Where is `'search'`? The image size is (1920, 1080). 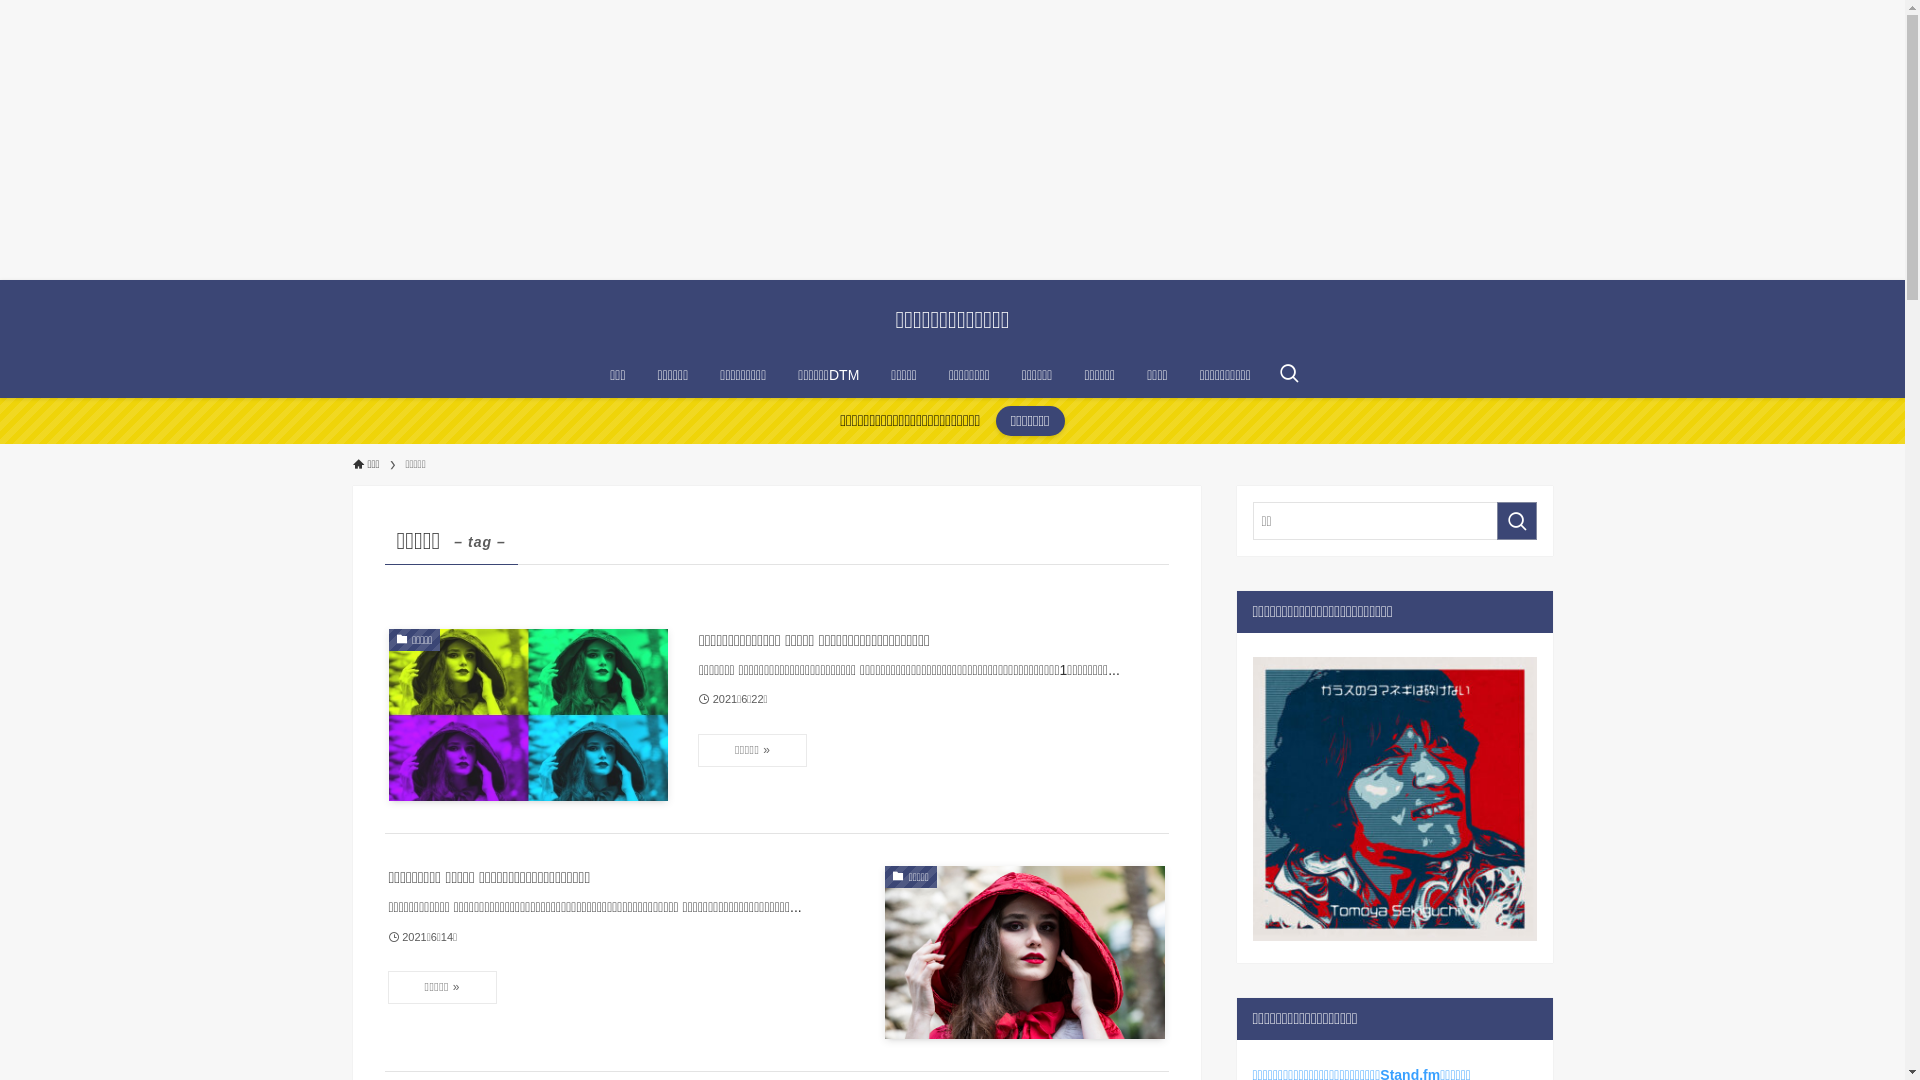
'search' is located at coordinates (1496, 519).